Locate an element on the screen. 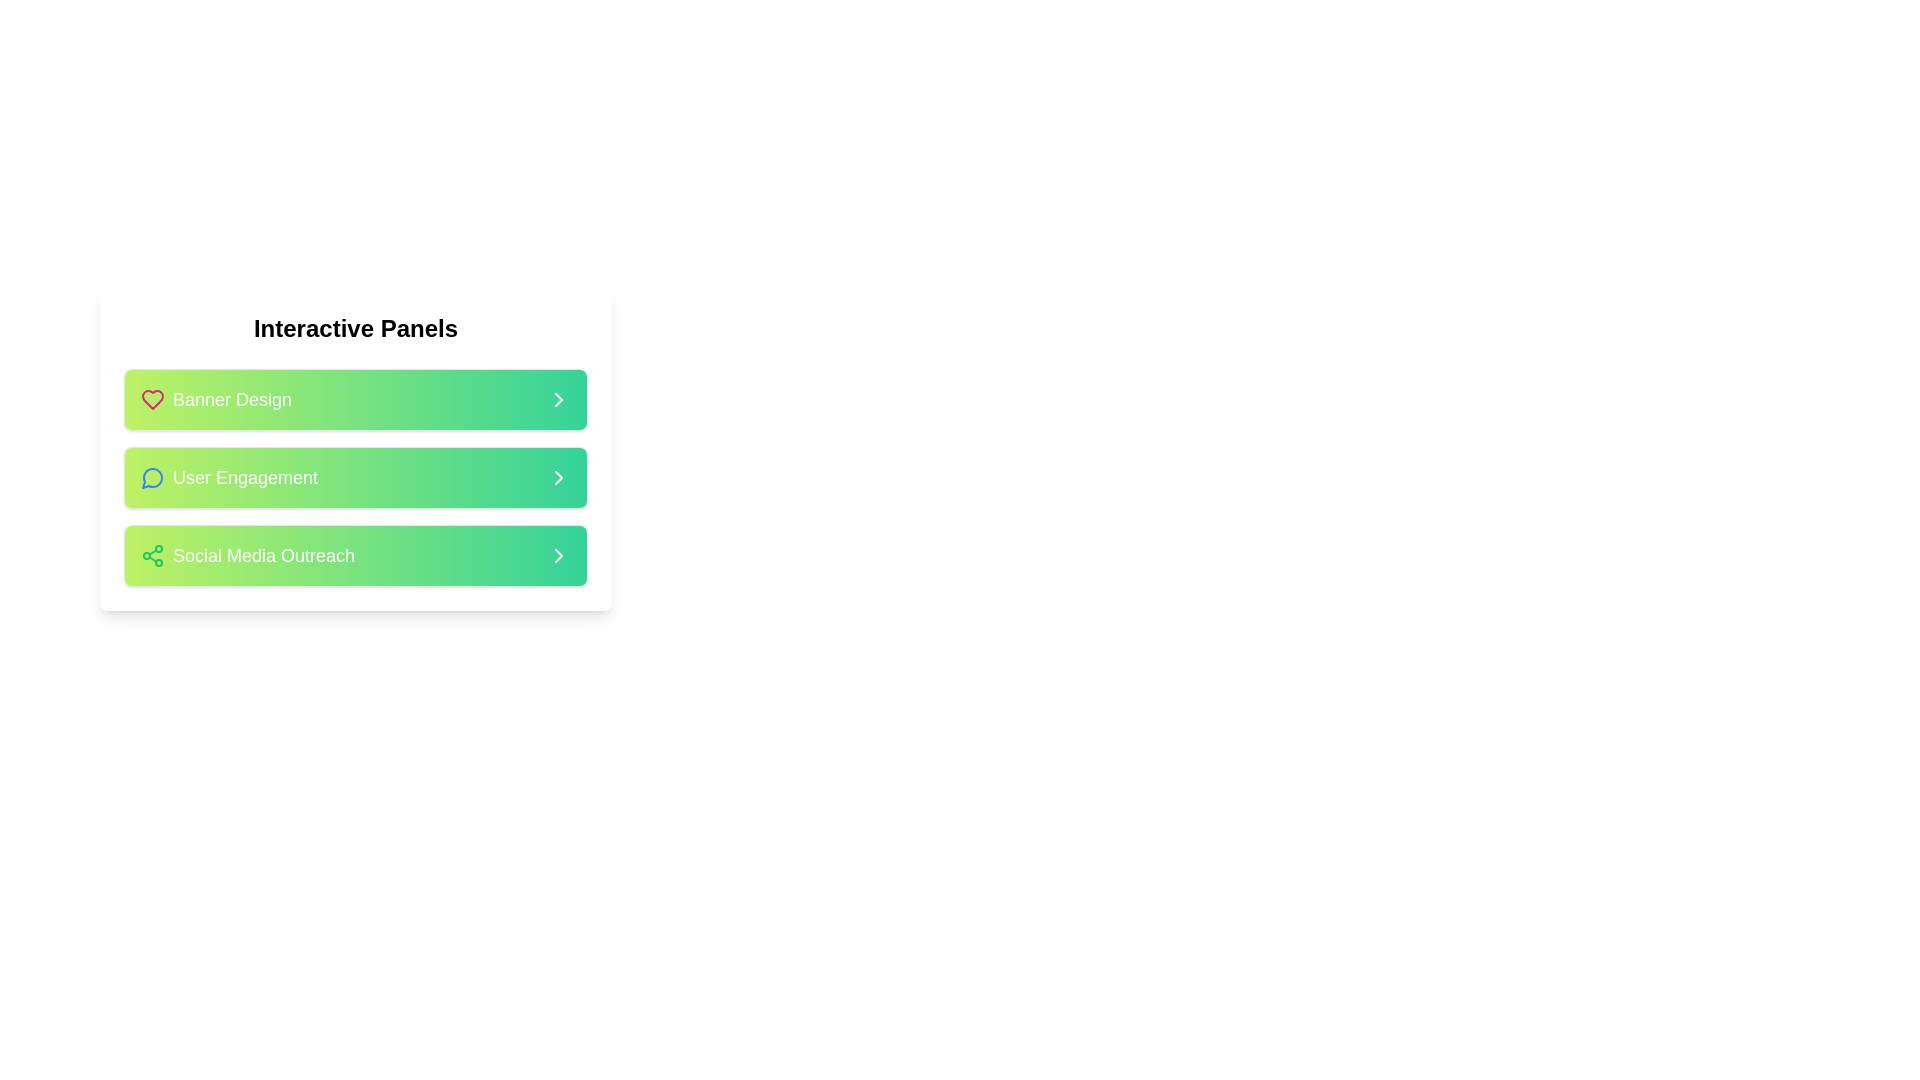 This screenshot has width=1920, height=1080. the 'Banner Design' text label with accompanying icon, which is the first element in the vertical list below the heading 'Interactive Panels' is located at coordinates (216, 400).